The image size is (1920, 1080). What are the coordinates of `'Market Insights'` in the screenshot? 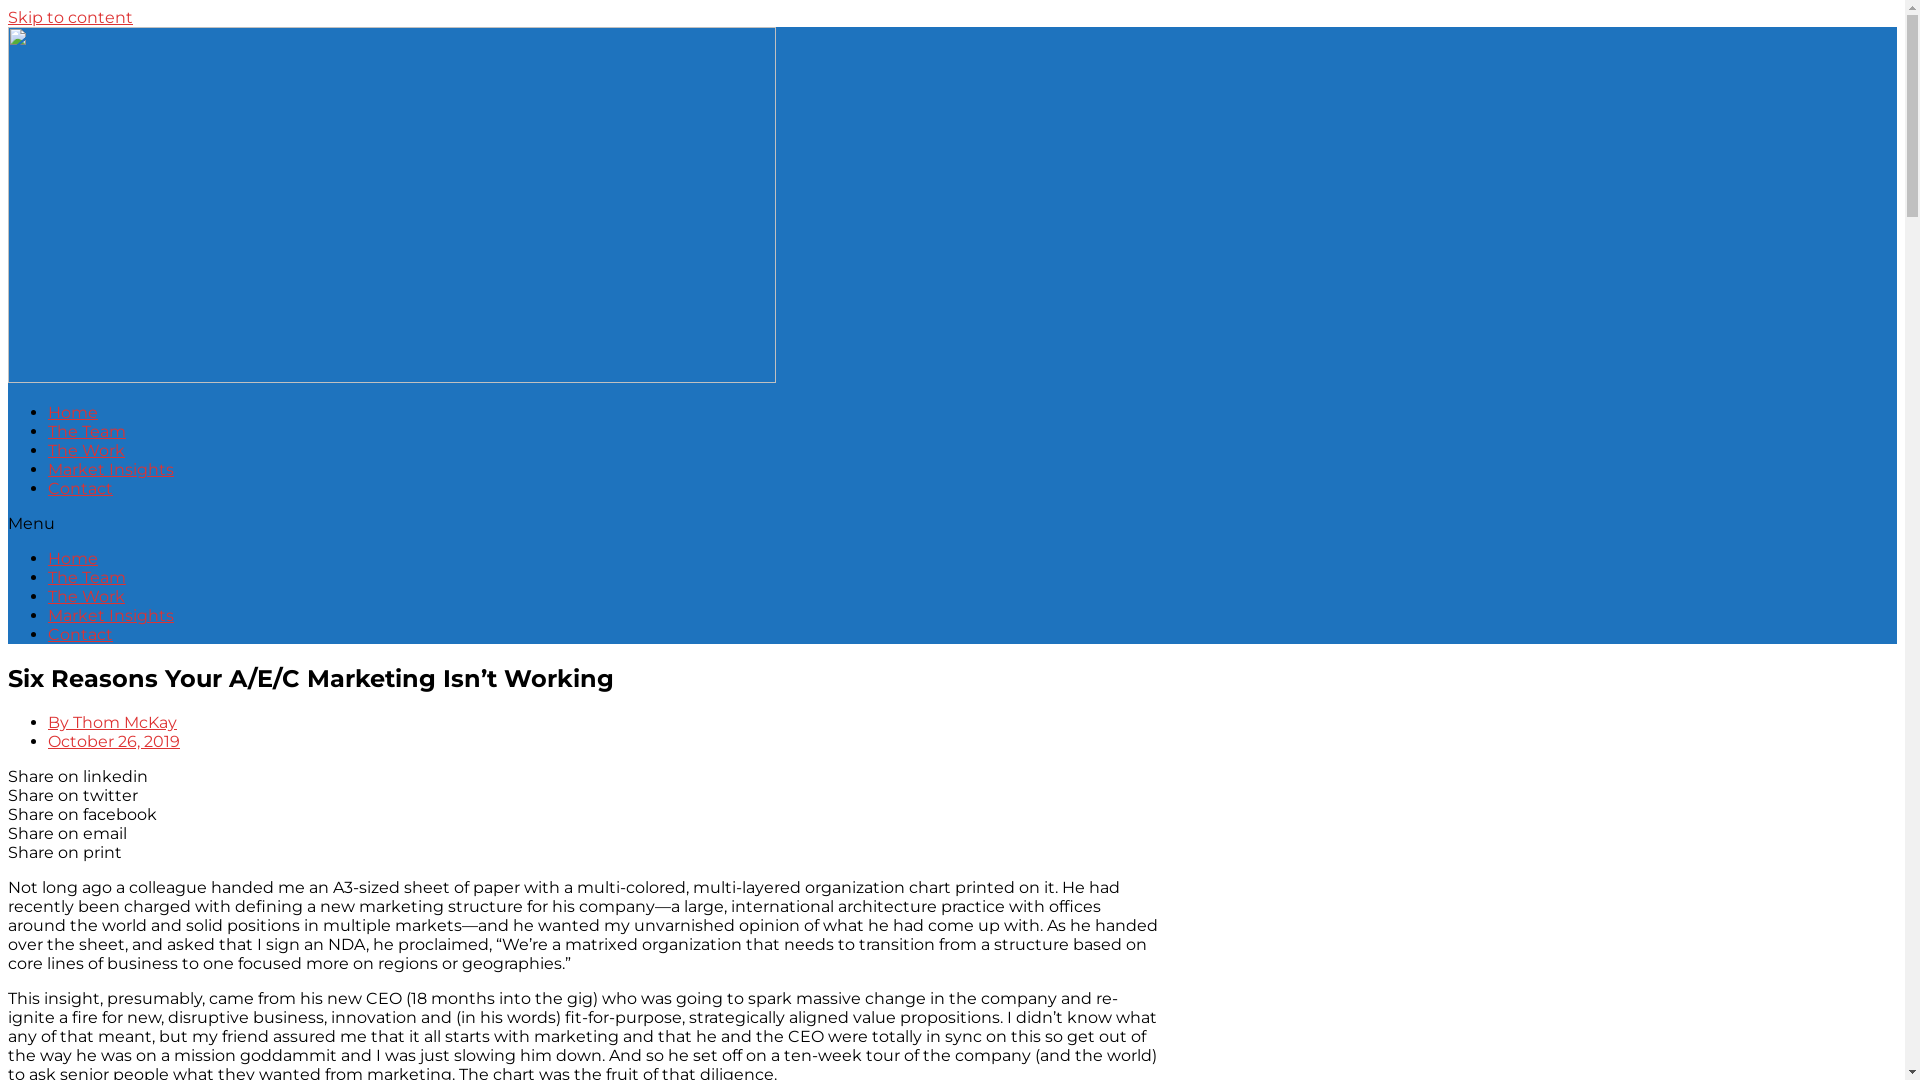 It's located at (109, 469).